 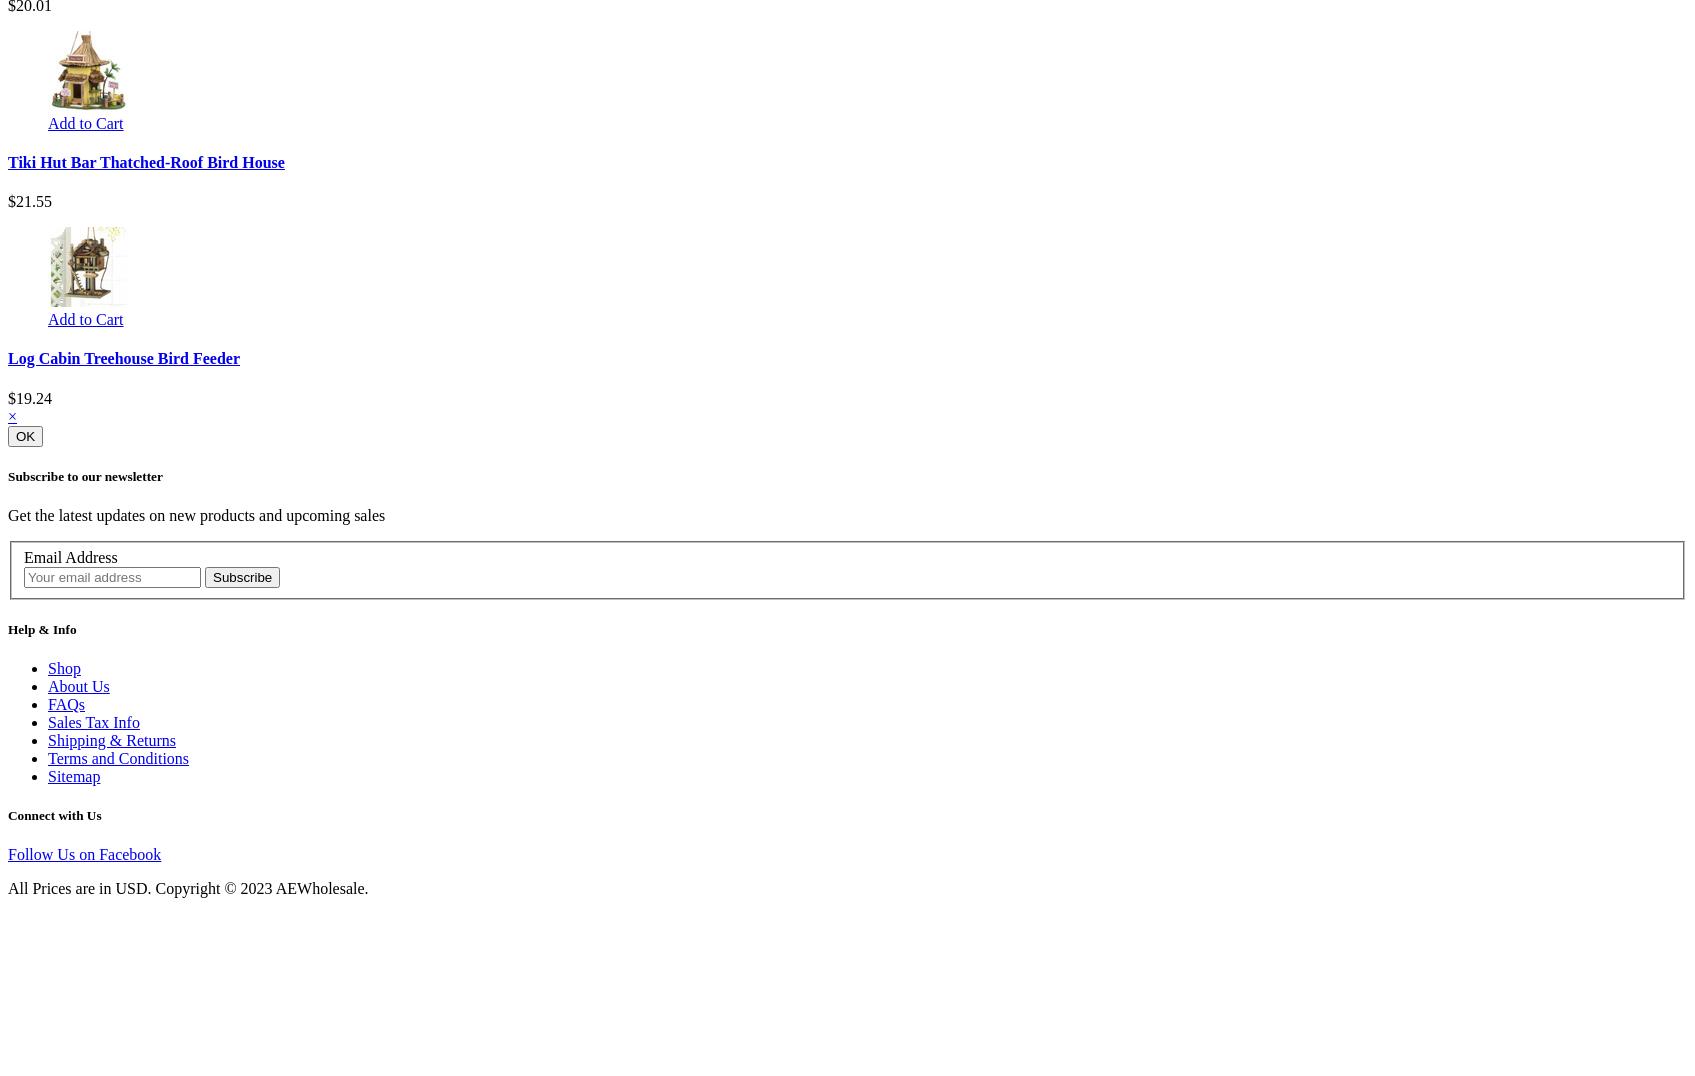 I want to click on 'Terms and Conditions', so click(x=117, y=756).